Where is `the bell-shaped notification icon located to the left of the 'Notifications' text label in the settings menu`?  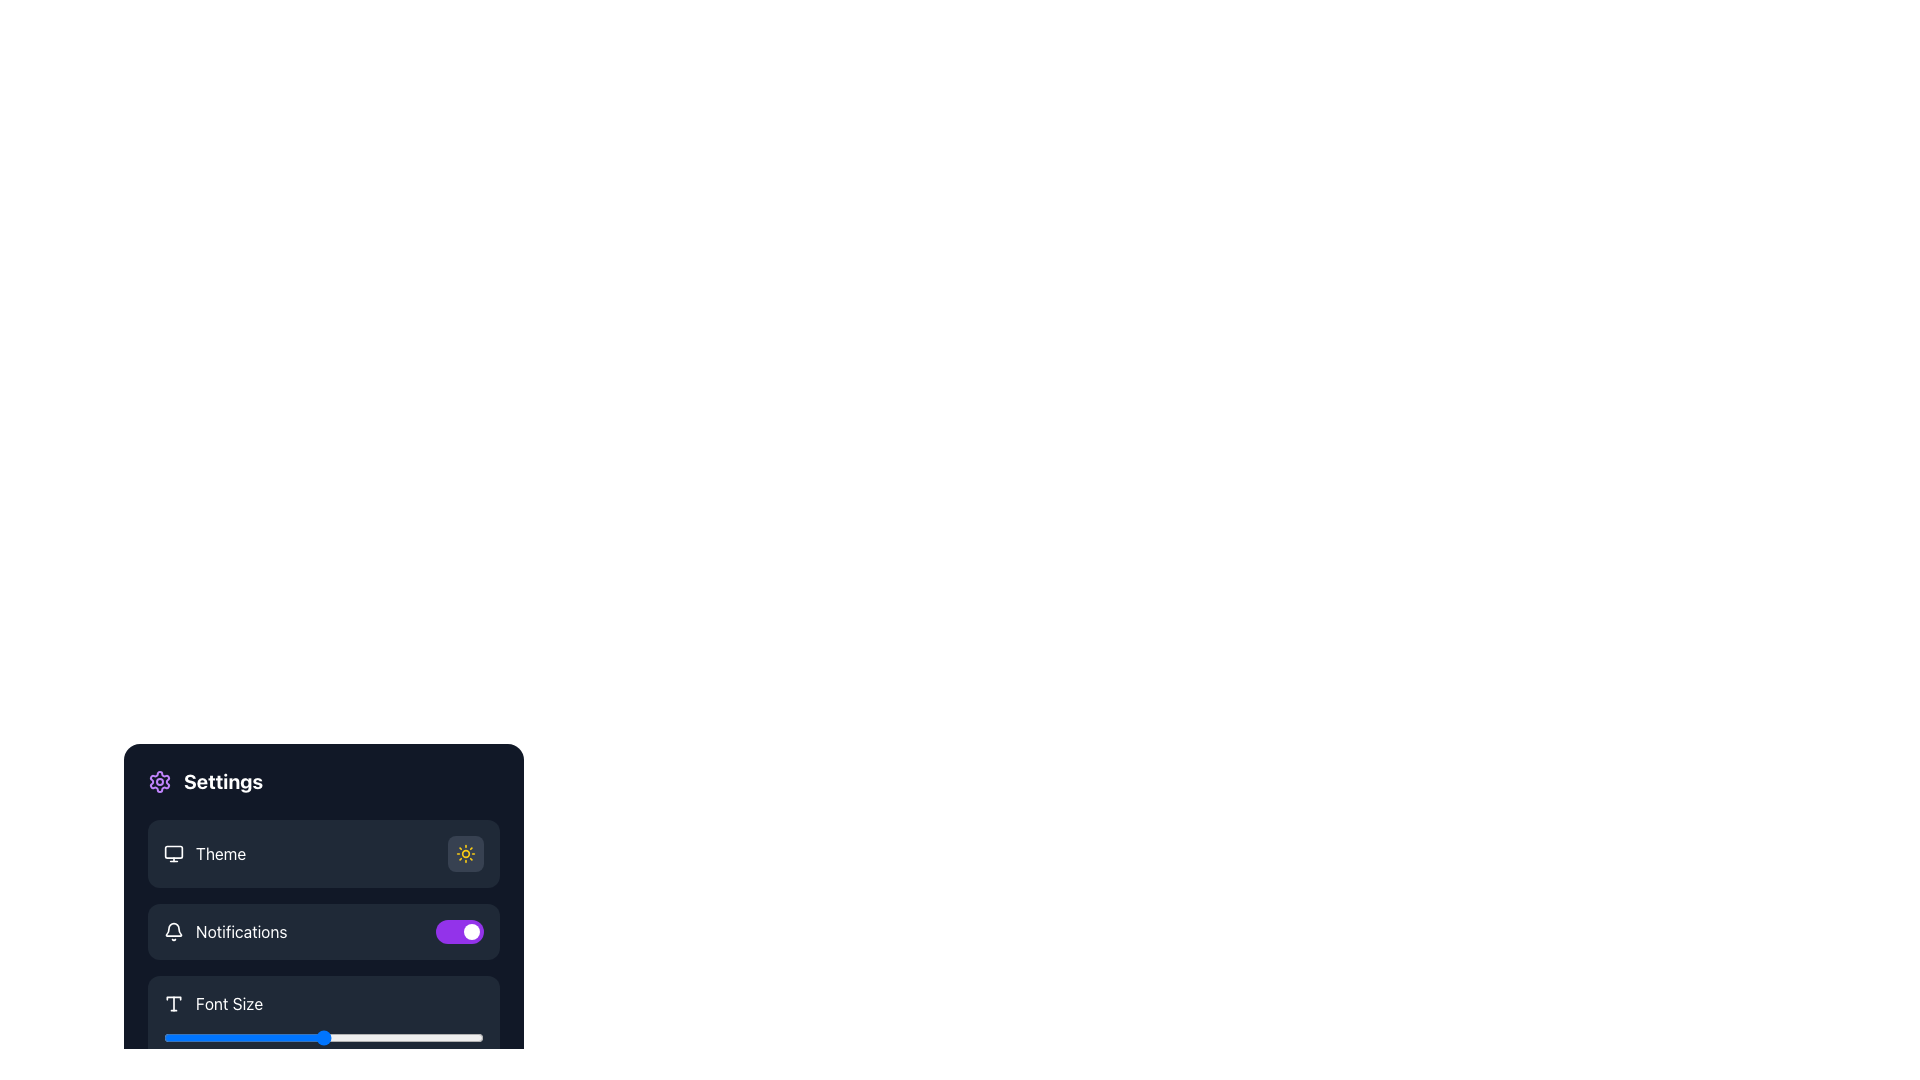 the bell-shaped notification icon located to the left of the 'Notifications' text label in the settings menu is located at coordinates (173, 932).